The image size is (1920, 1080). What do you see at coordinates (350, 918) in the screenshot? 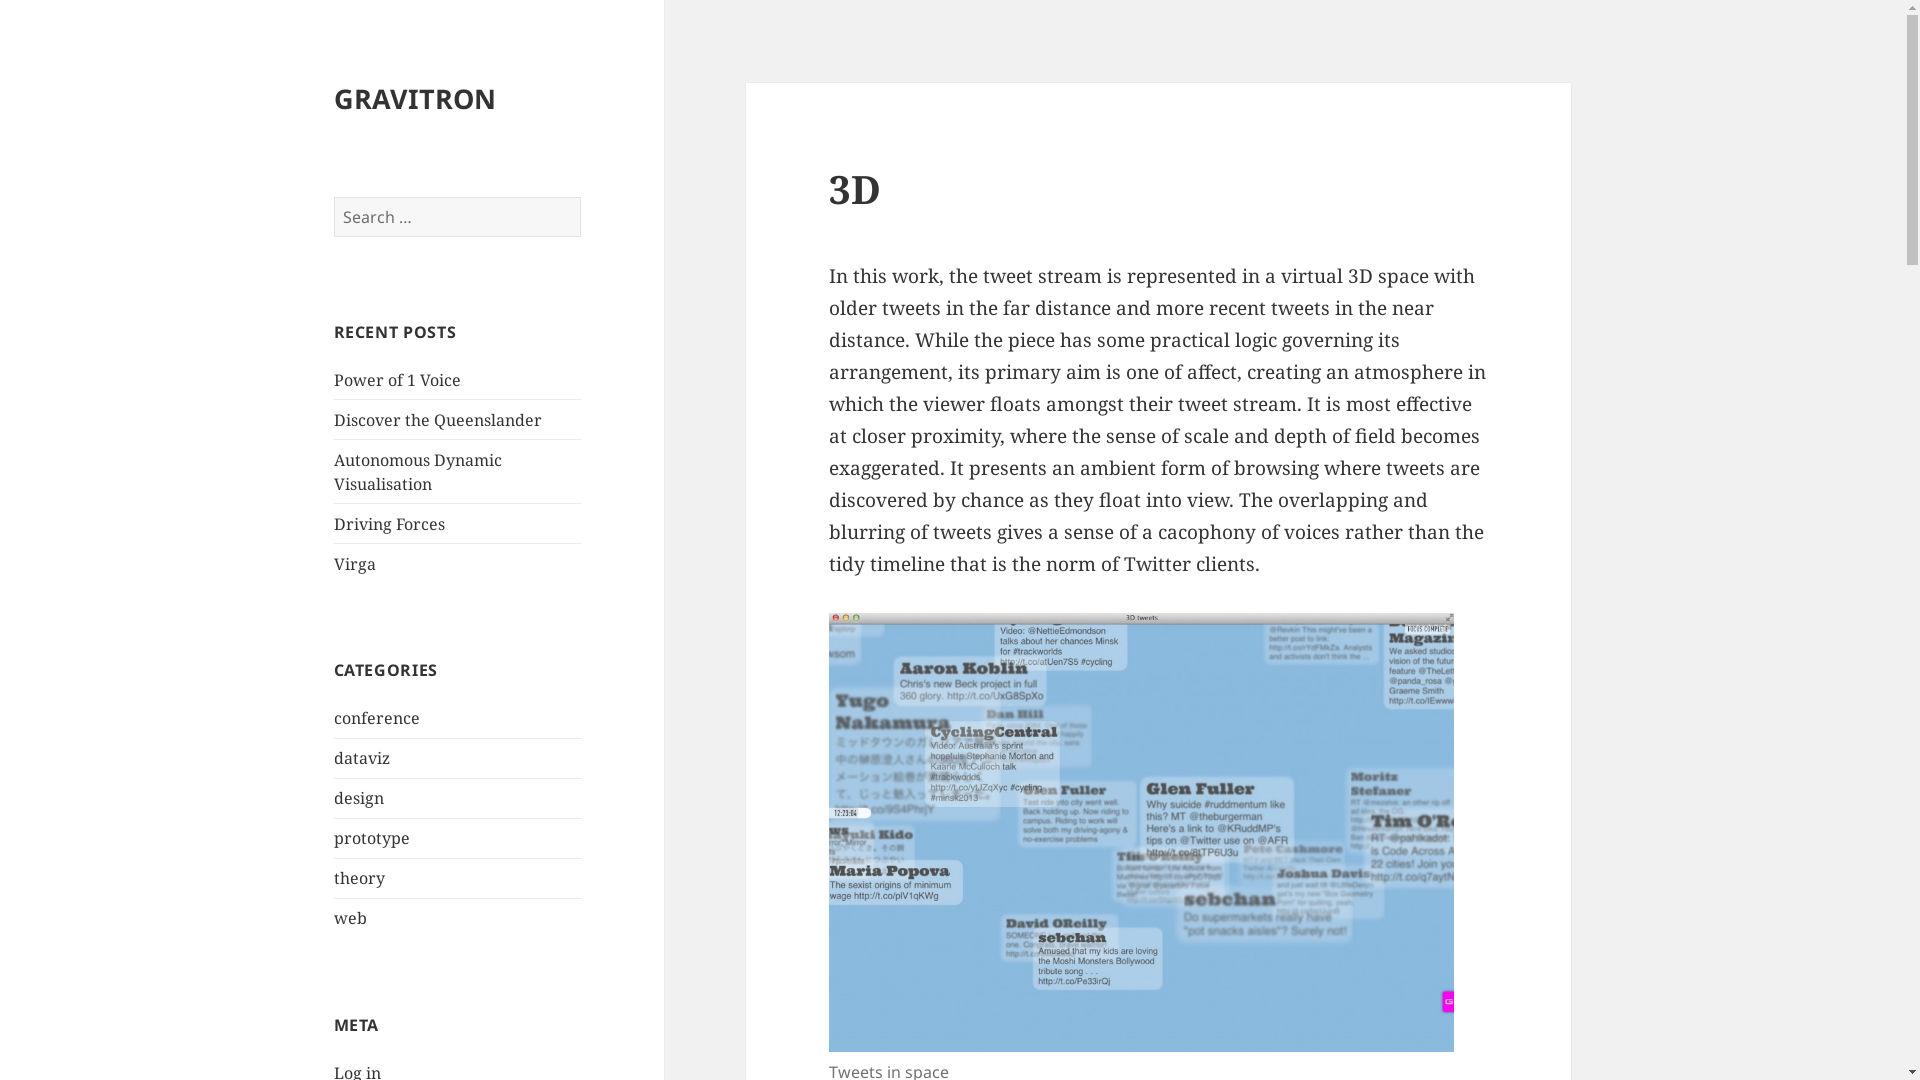
I see `'web'` at bounding box center [350, 918].